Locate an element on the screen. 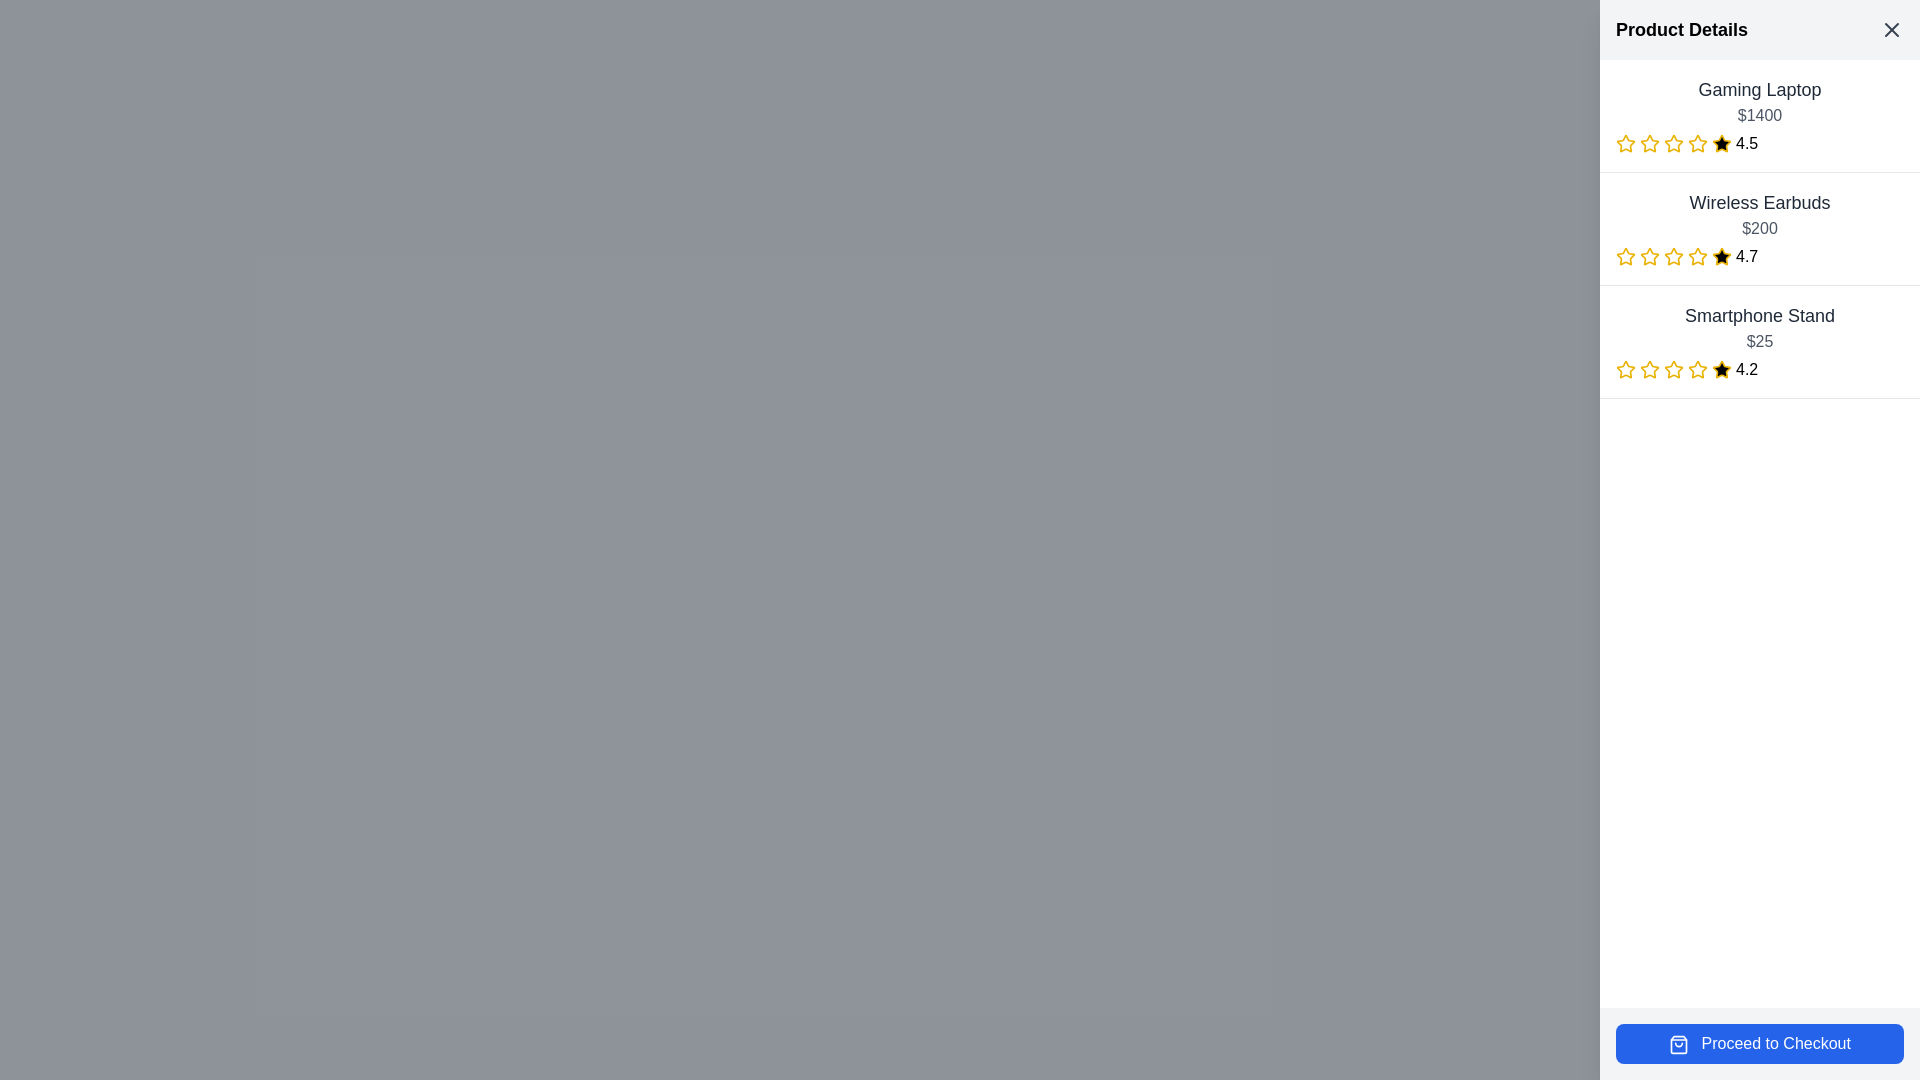 This screenshot has height=1080, width=1920. text label that displays 'Wireless Earbuds', which is prominently styled in medium-sized dark gray font and located above the product details in the second entry of the product list is located at coordinates (1760, 203).